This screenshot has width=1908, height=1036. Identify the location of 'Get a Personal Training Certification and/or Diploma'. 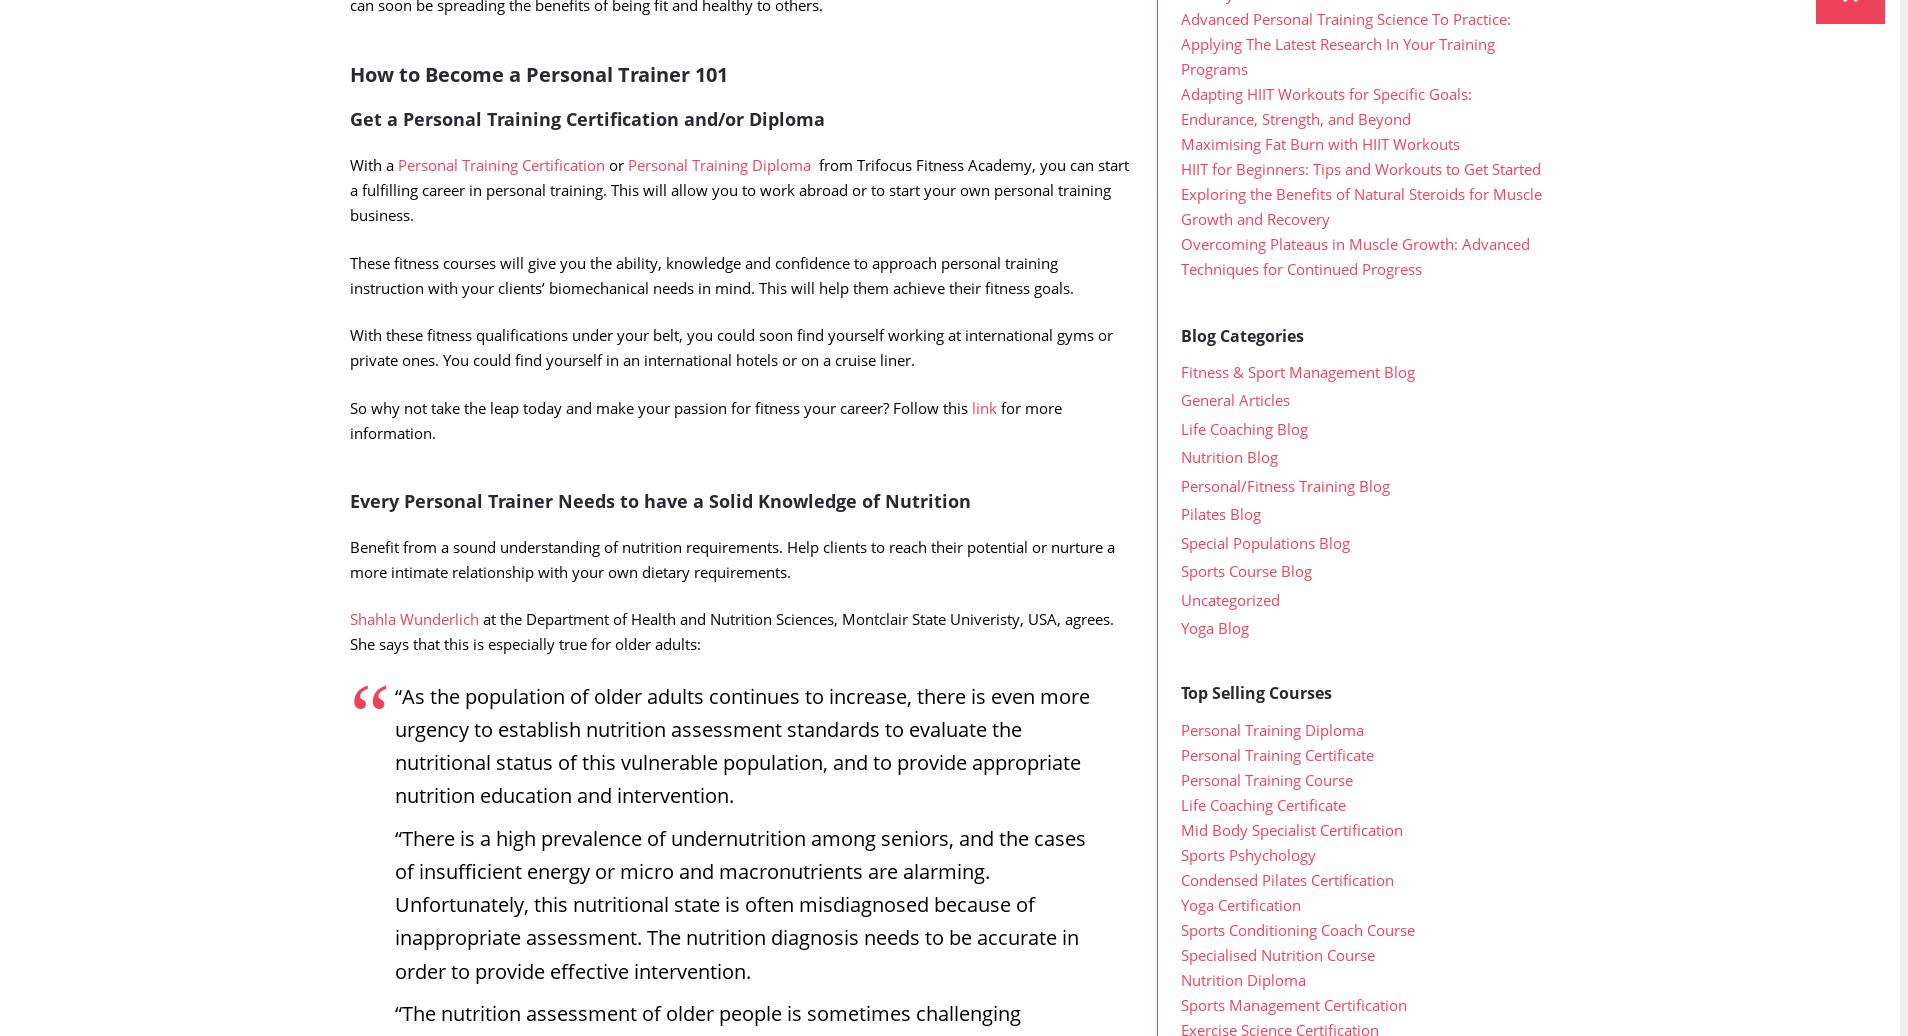
(586, 159).